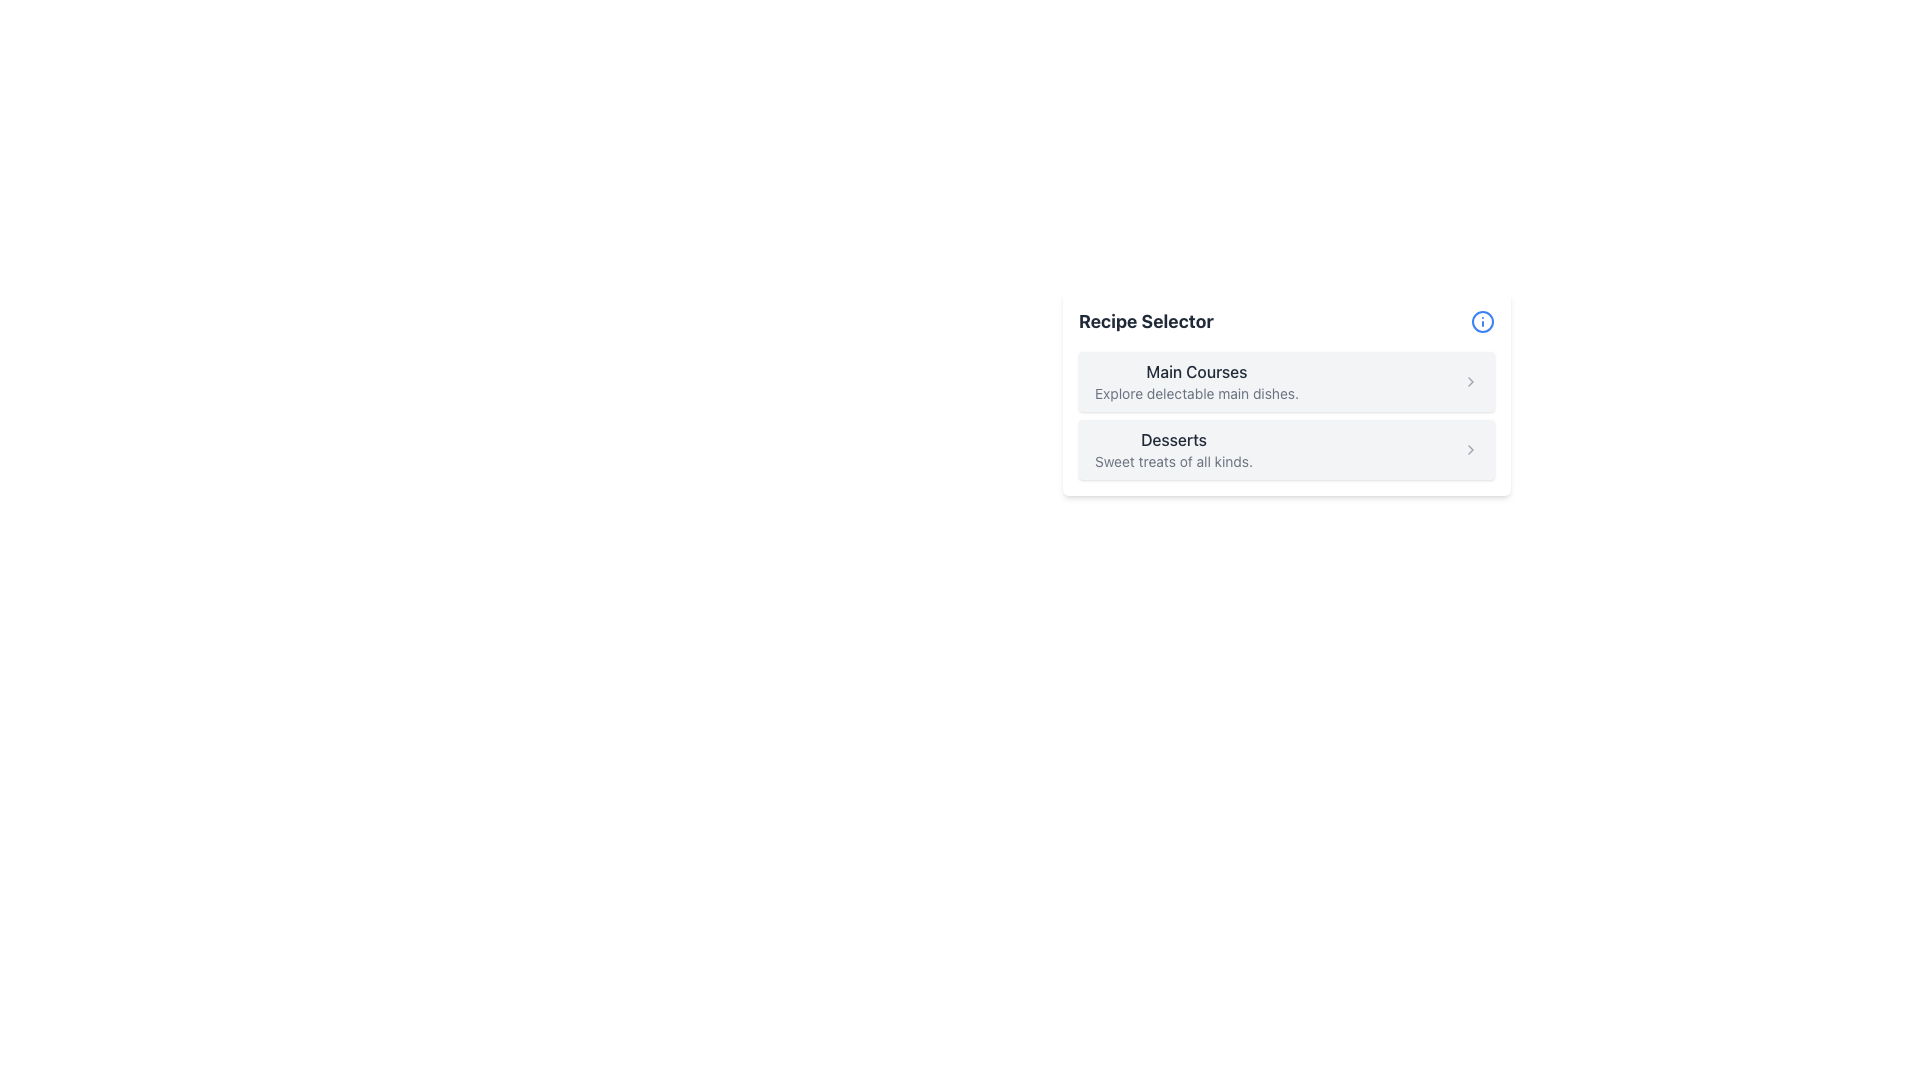  What do you see at coordinates (1174, 450) in the screenshot?
I see `the 'Desserts' menu list item, which is the second option in a vertical list` at bounding box center [1174, 450].